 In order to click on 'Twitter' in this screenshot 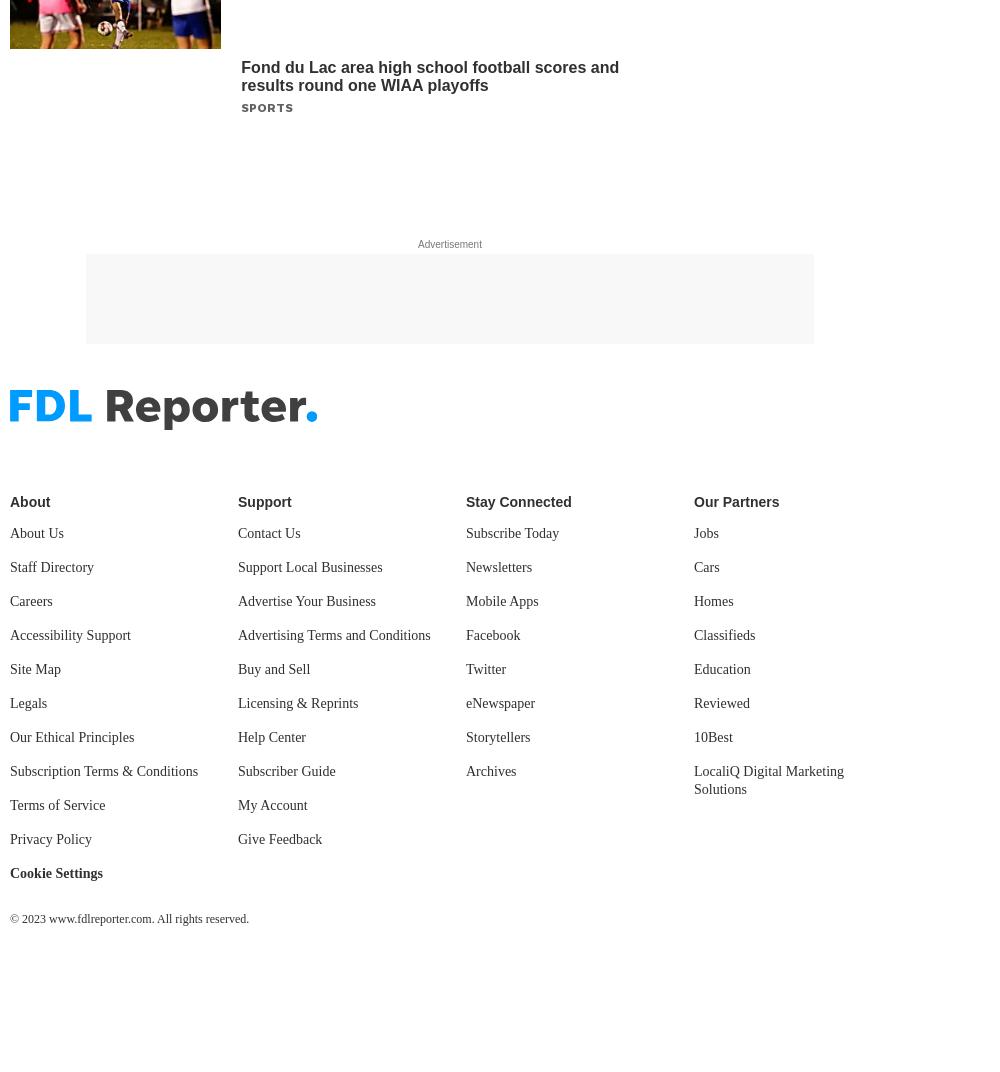, I will do `click(485, 669)`.